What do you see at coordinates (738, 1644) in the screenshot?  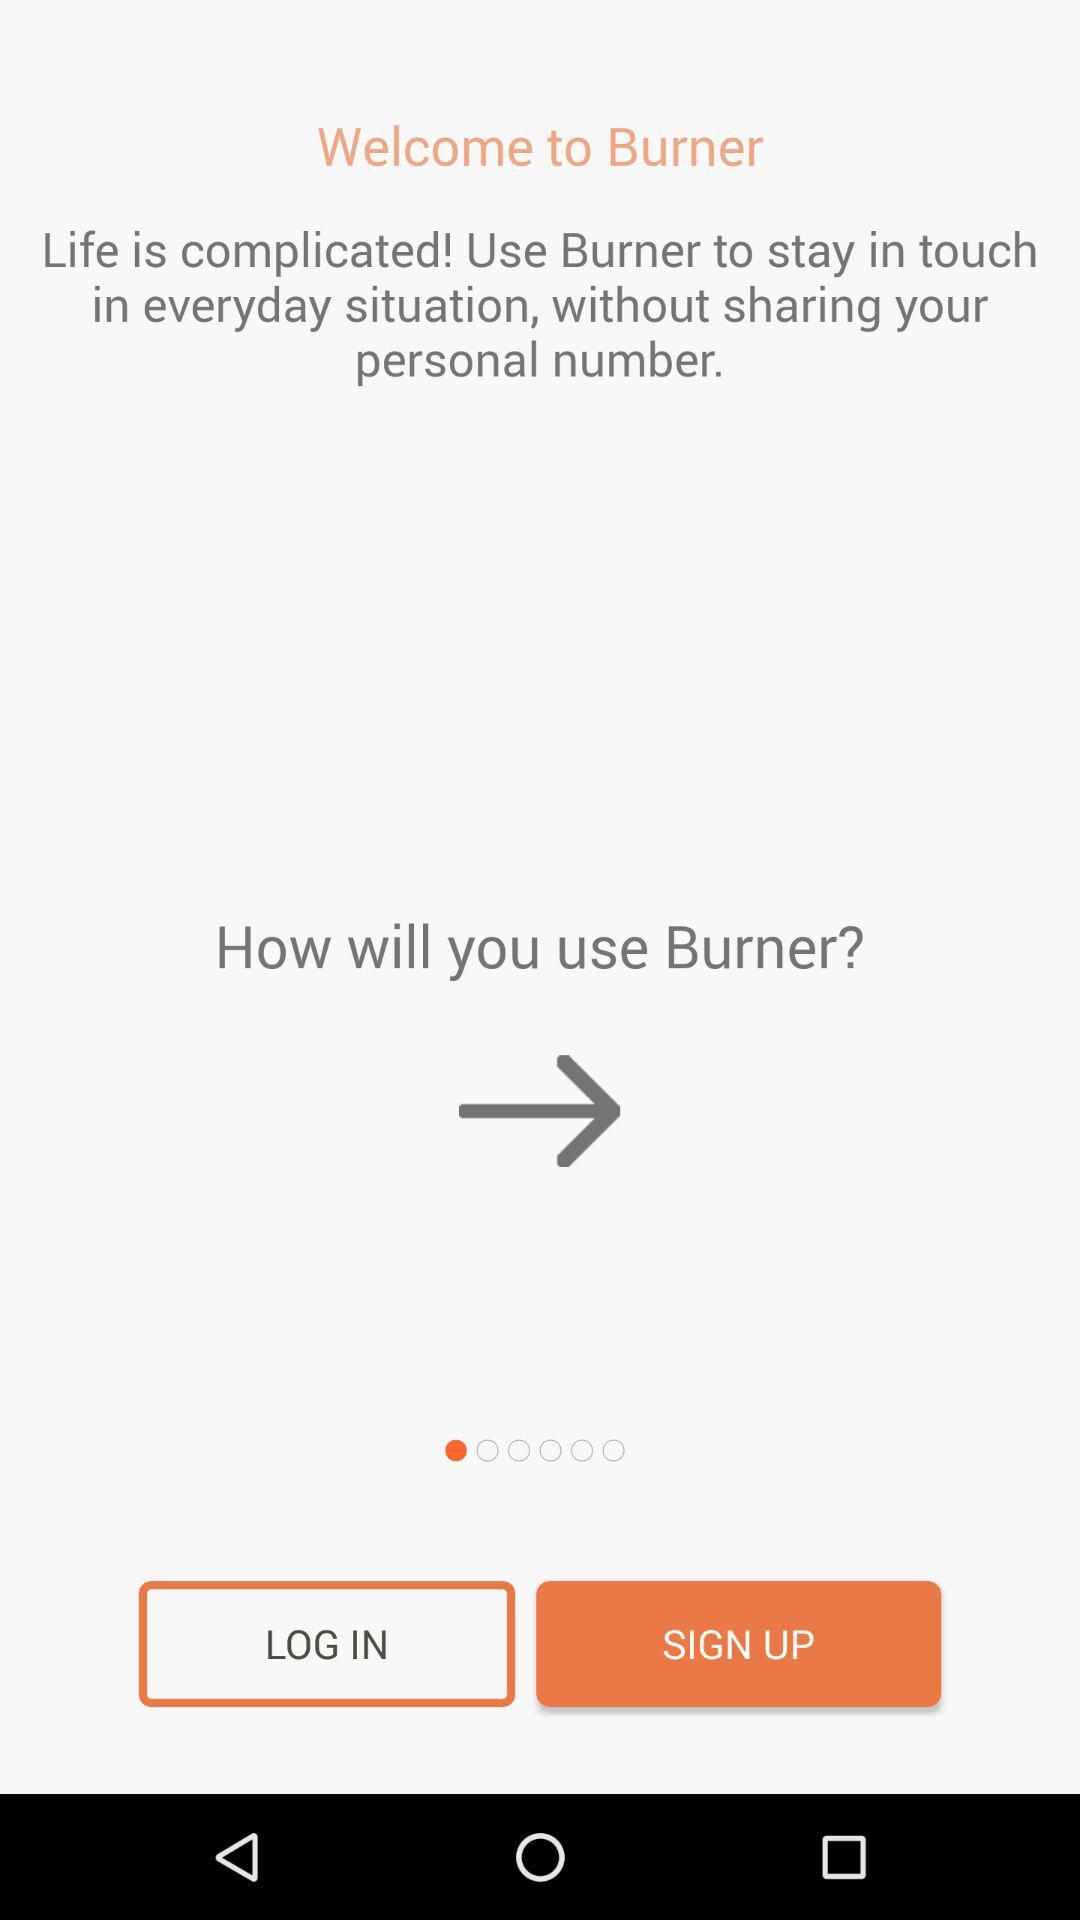 I see `the sign up icon` at bounding box center [738, 1644].